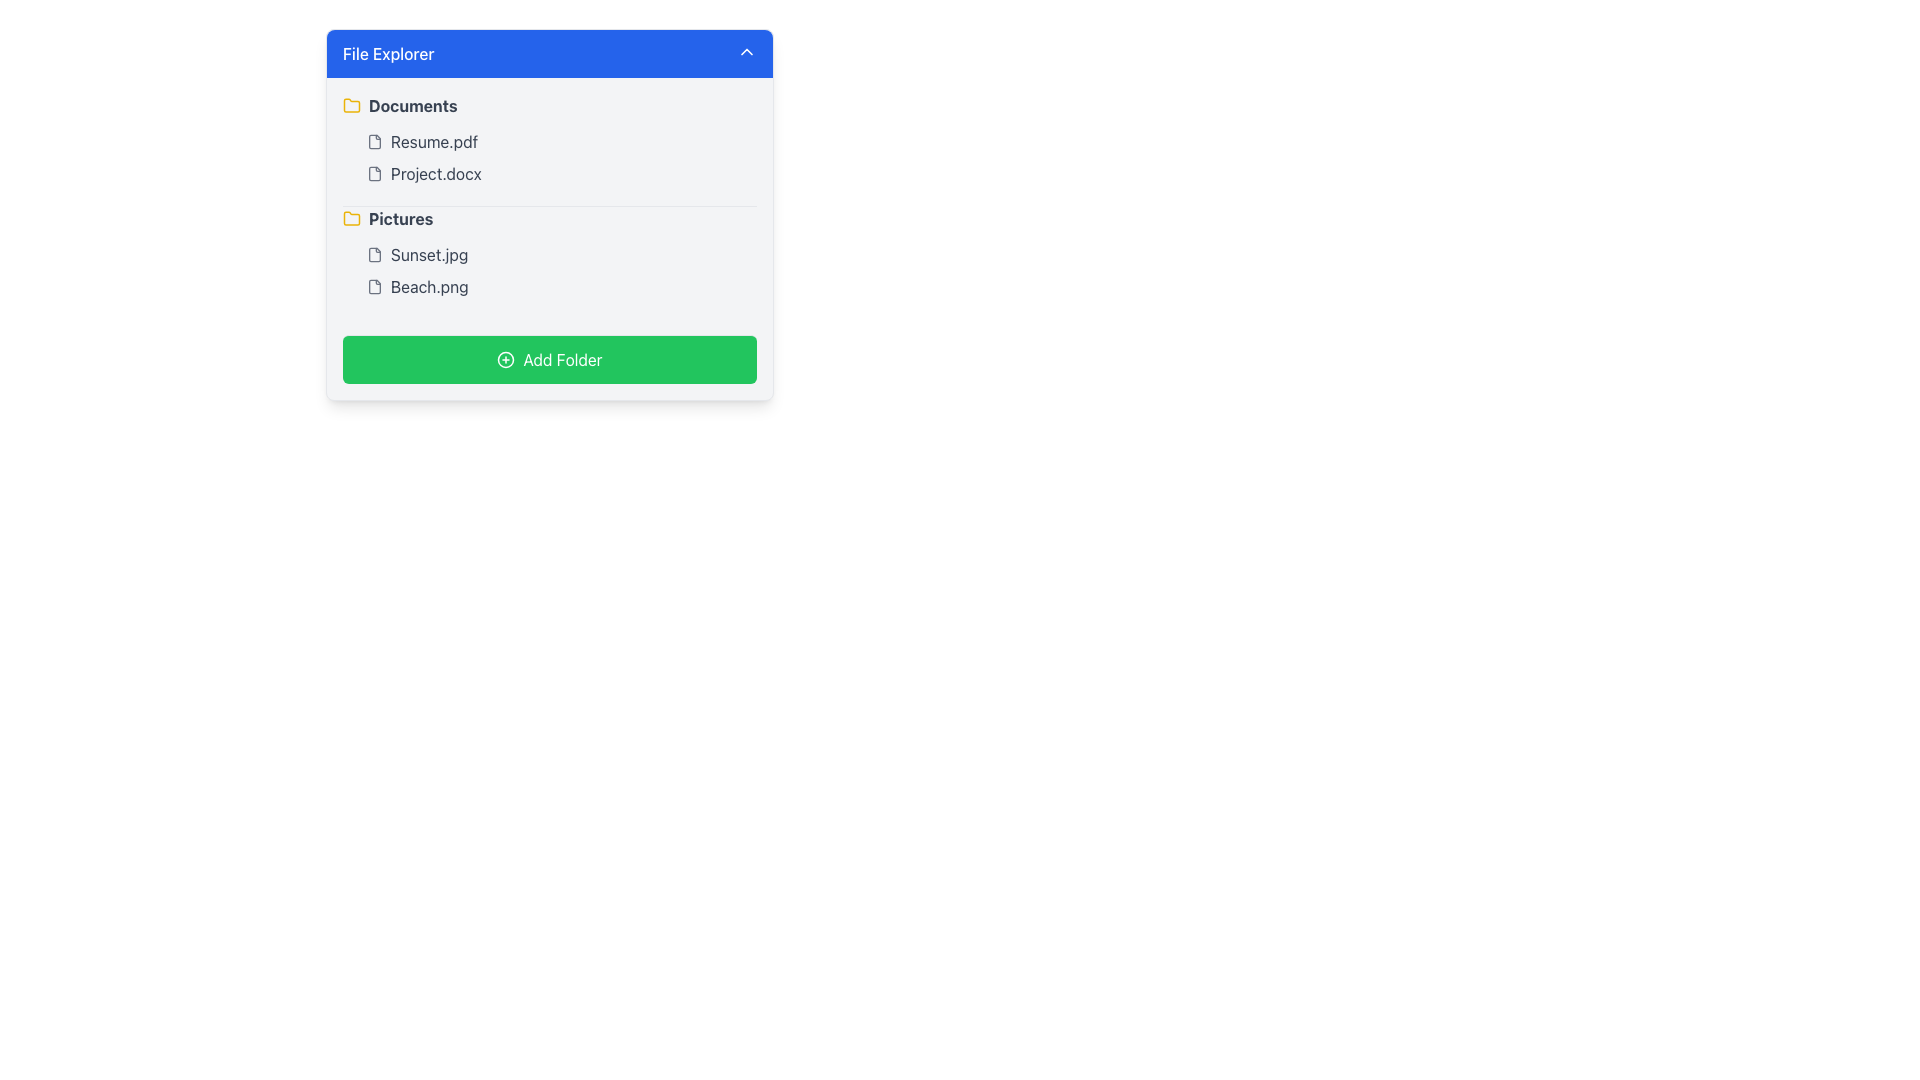  Describe the element at coordinates (400, 219) in the screenshot. I see `the 'Pictures' text label, which is styled in bold and darker gray, located in the middle section of the file explorer UI` at that location.